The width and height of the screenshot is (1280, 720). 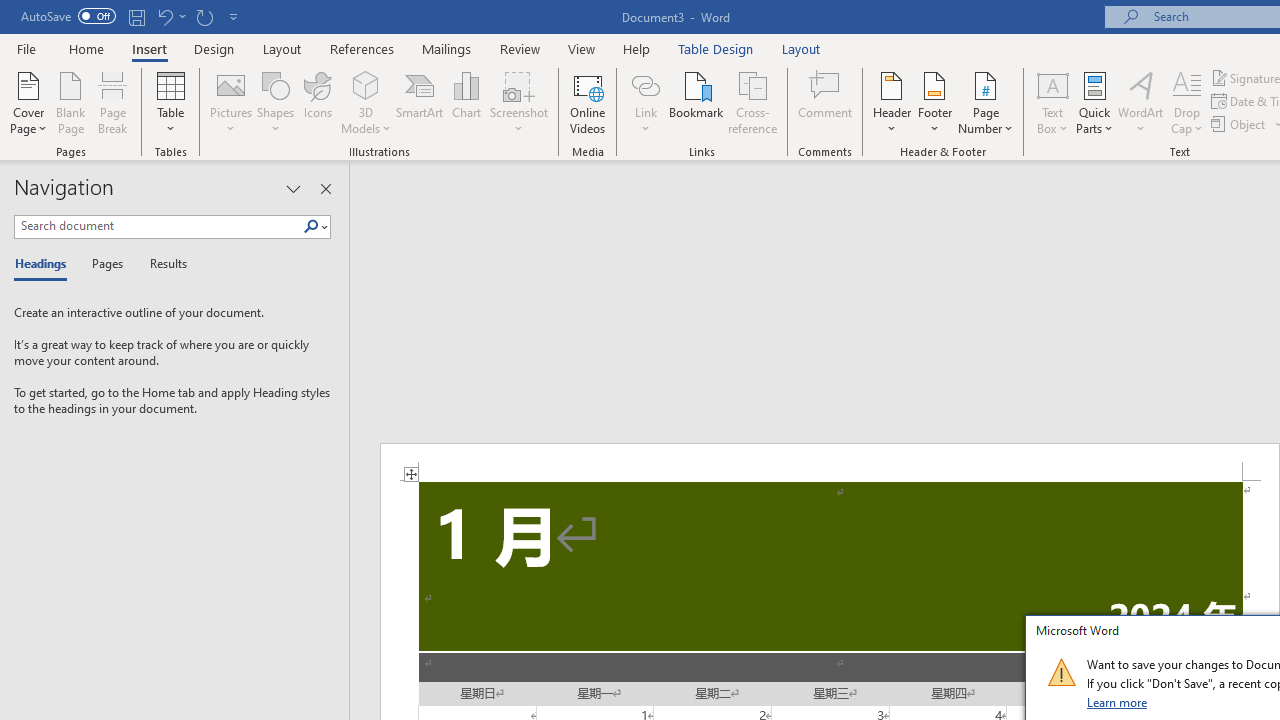 I want to click on 'Footer', so click(x=934, y=103).